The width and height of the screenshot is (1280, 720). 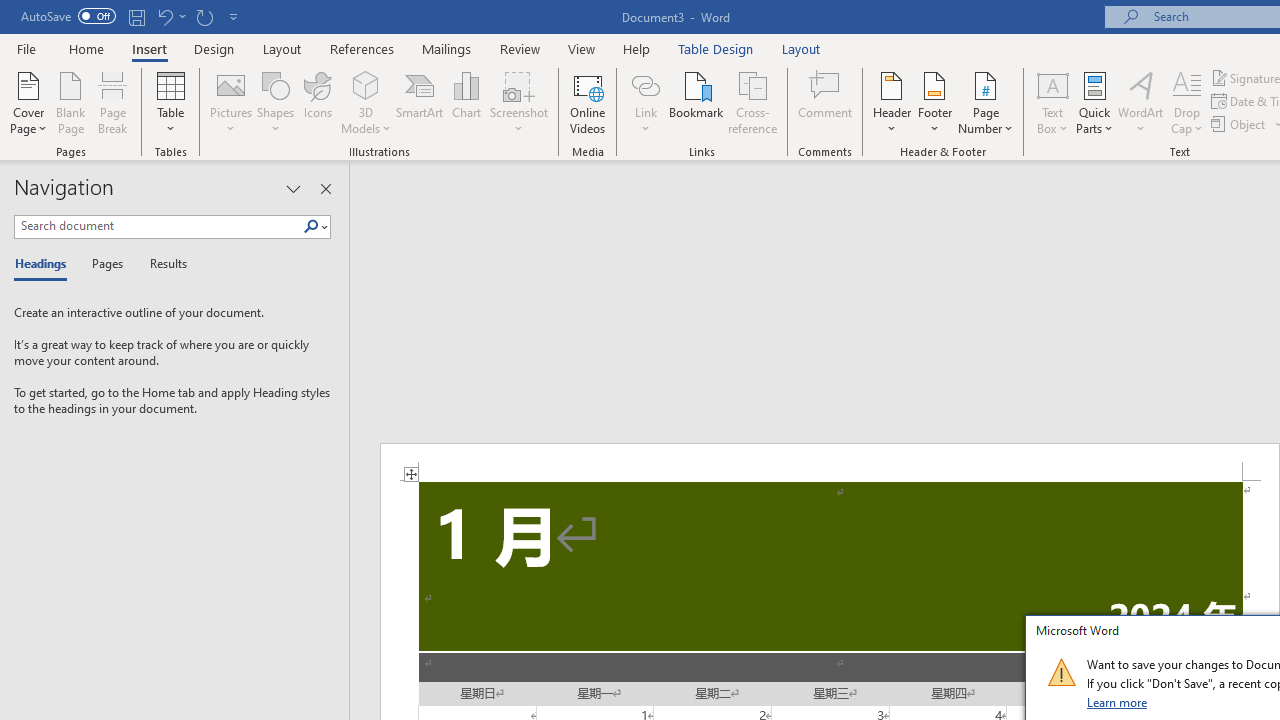 I want to click on 'Footer', so click(x=934, y=103).